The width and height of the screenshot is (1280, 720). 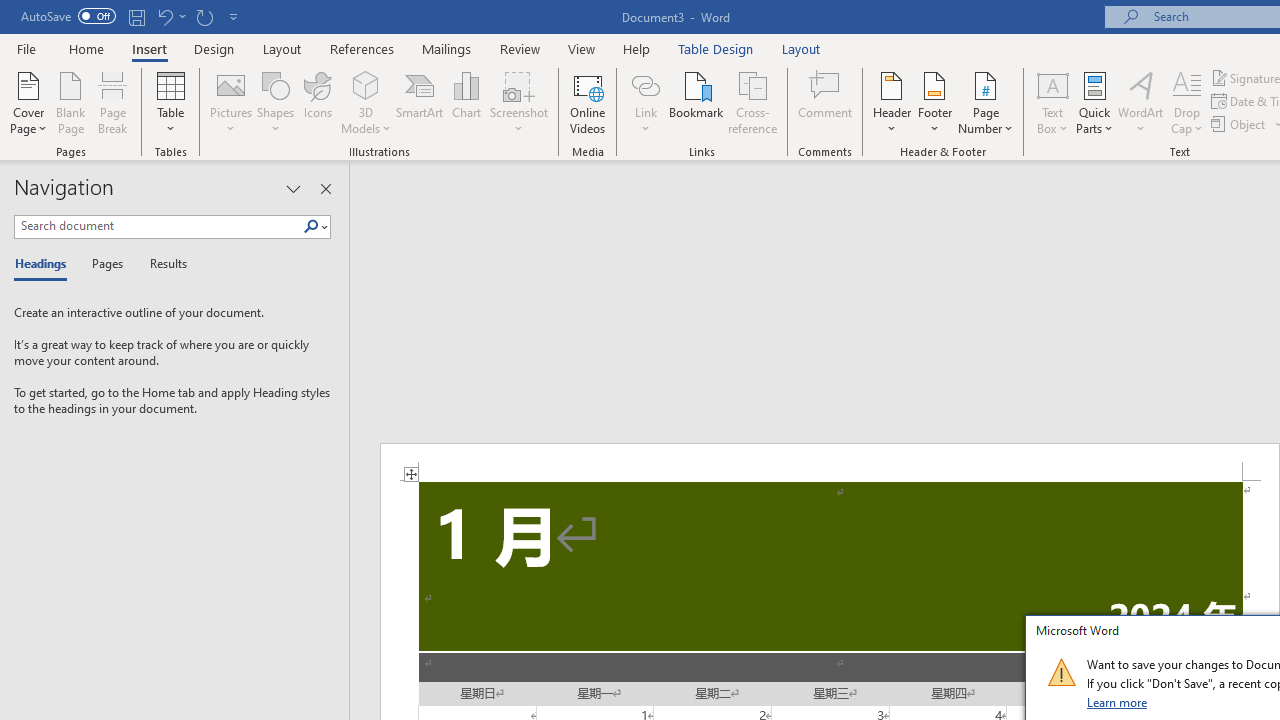 I want to click on 'Footer', so click(x=934, y=103).